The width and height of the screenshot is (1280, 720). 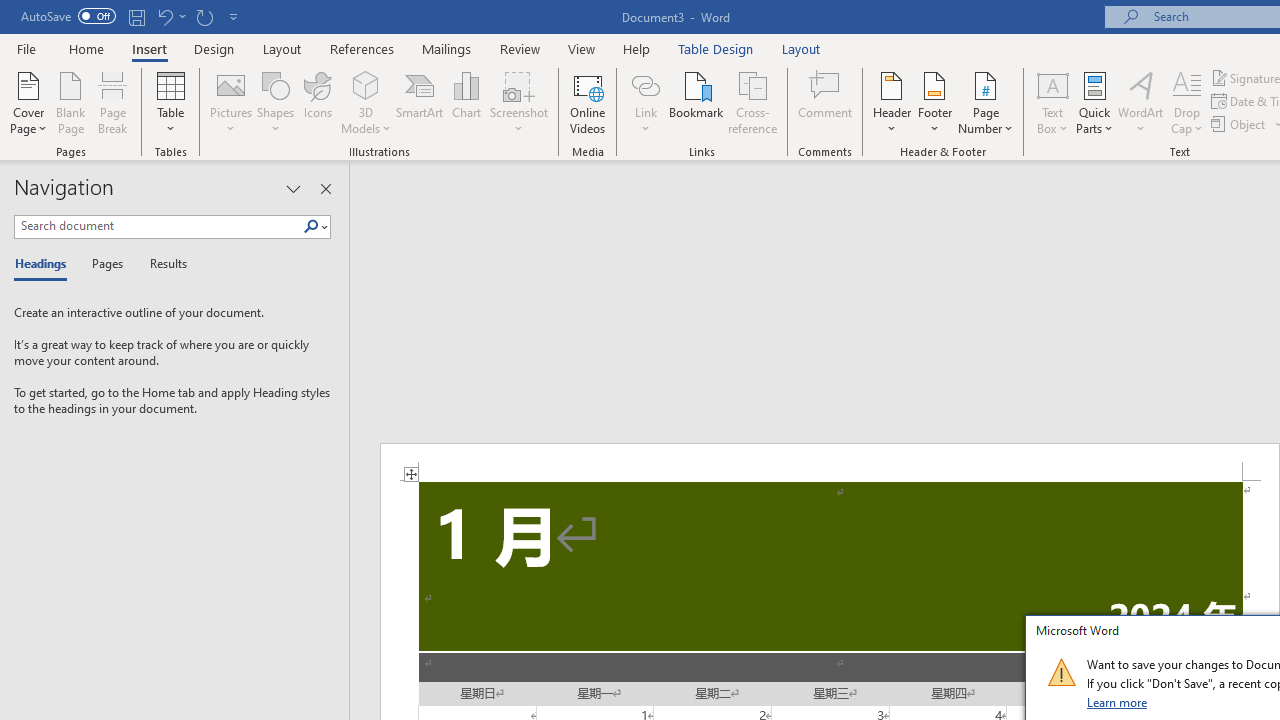 I want to click on 'Footer', so click(x=934, y=103).